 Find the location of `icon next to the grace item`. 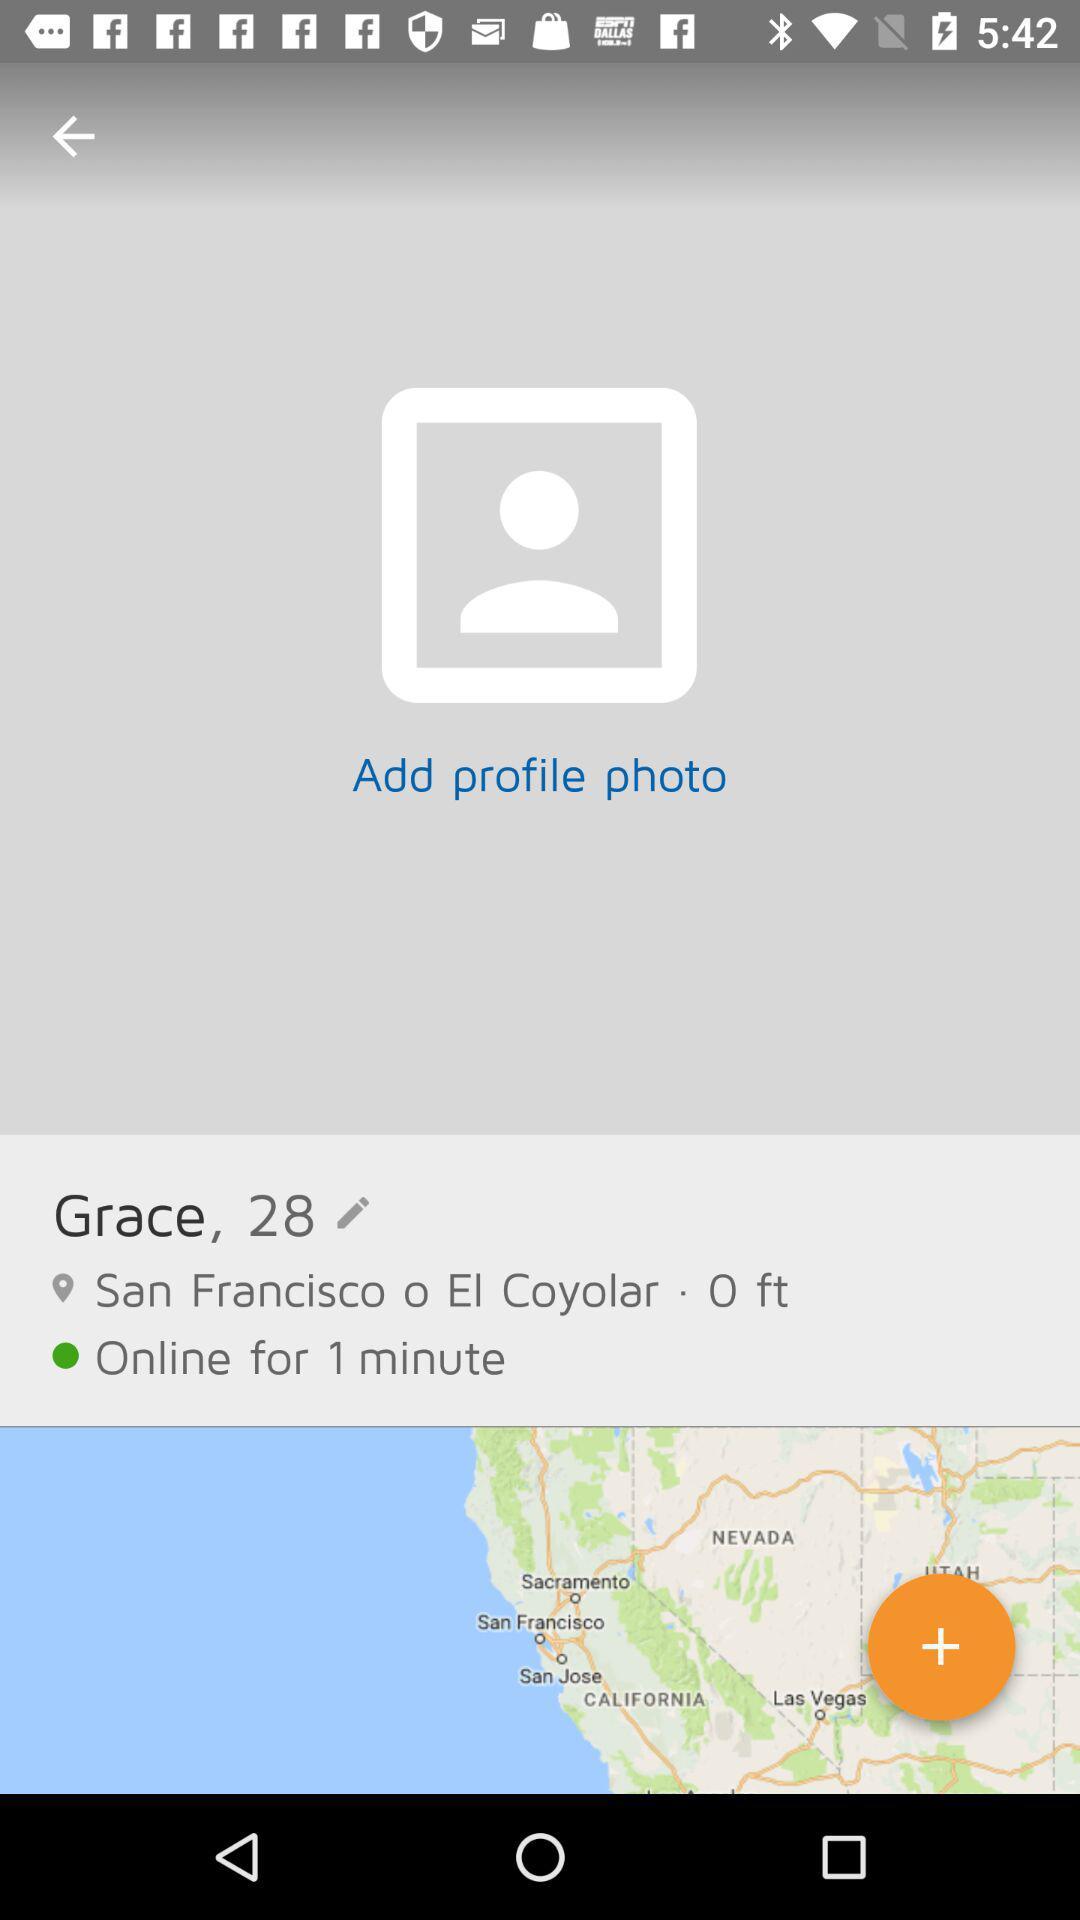

icon next to the grace item is located at coordinates (288, 1212).